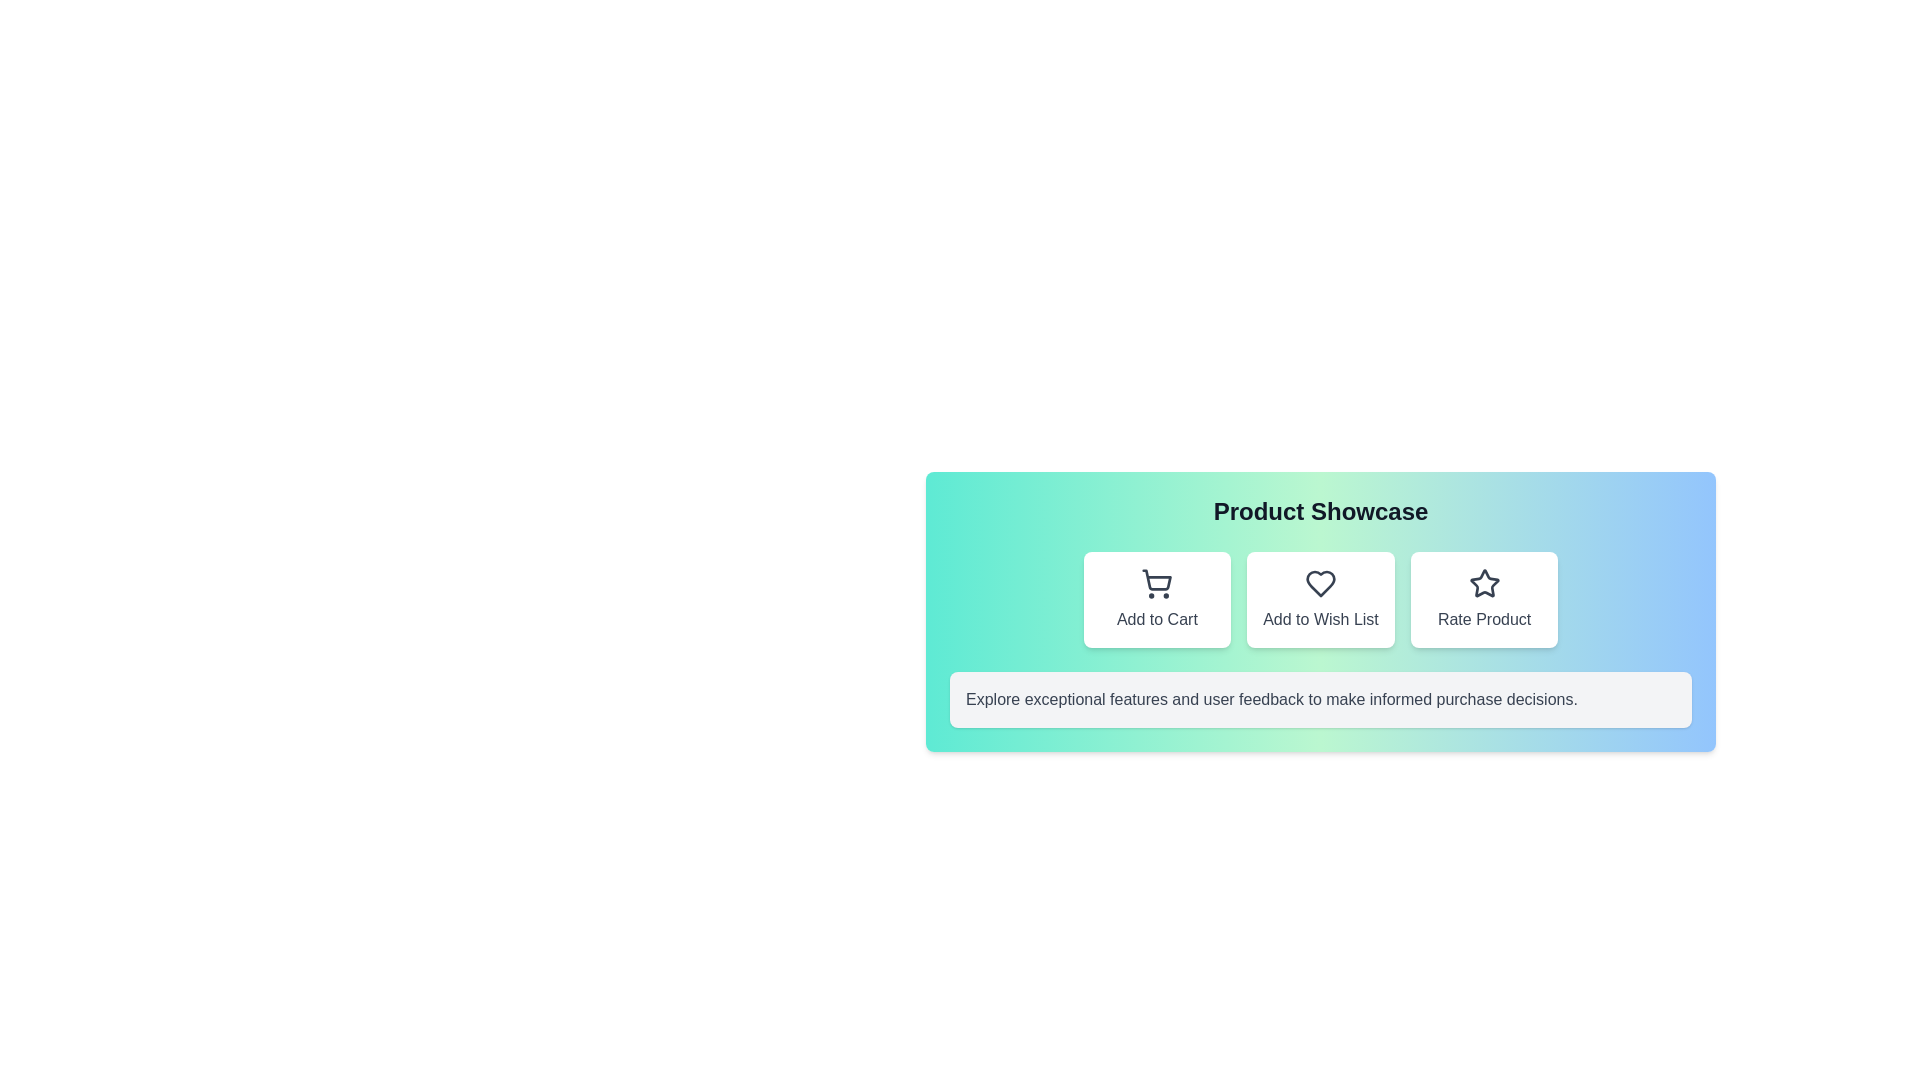  I want to click on the Static Text Box displaying the message 'Explore exceptional features and user feedback to make informed purchase decisions.', so click(1320, 698).